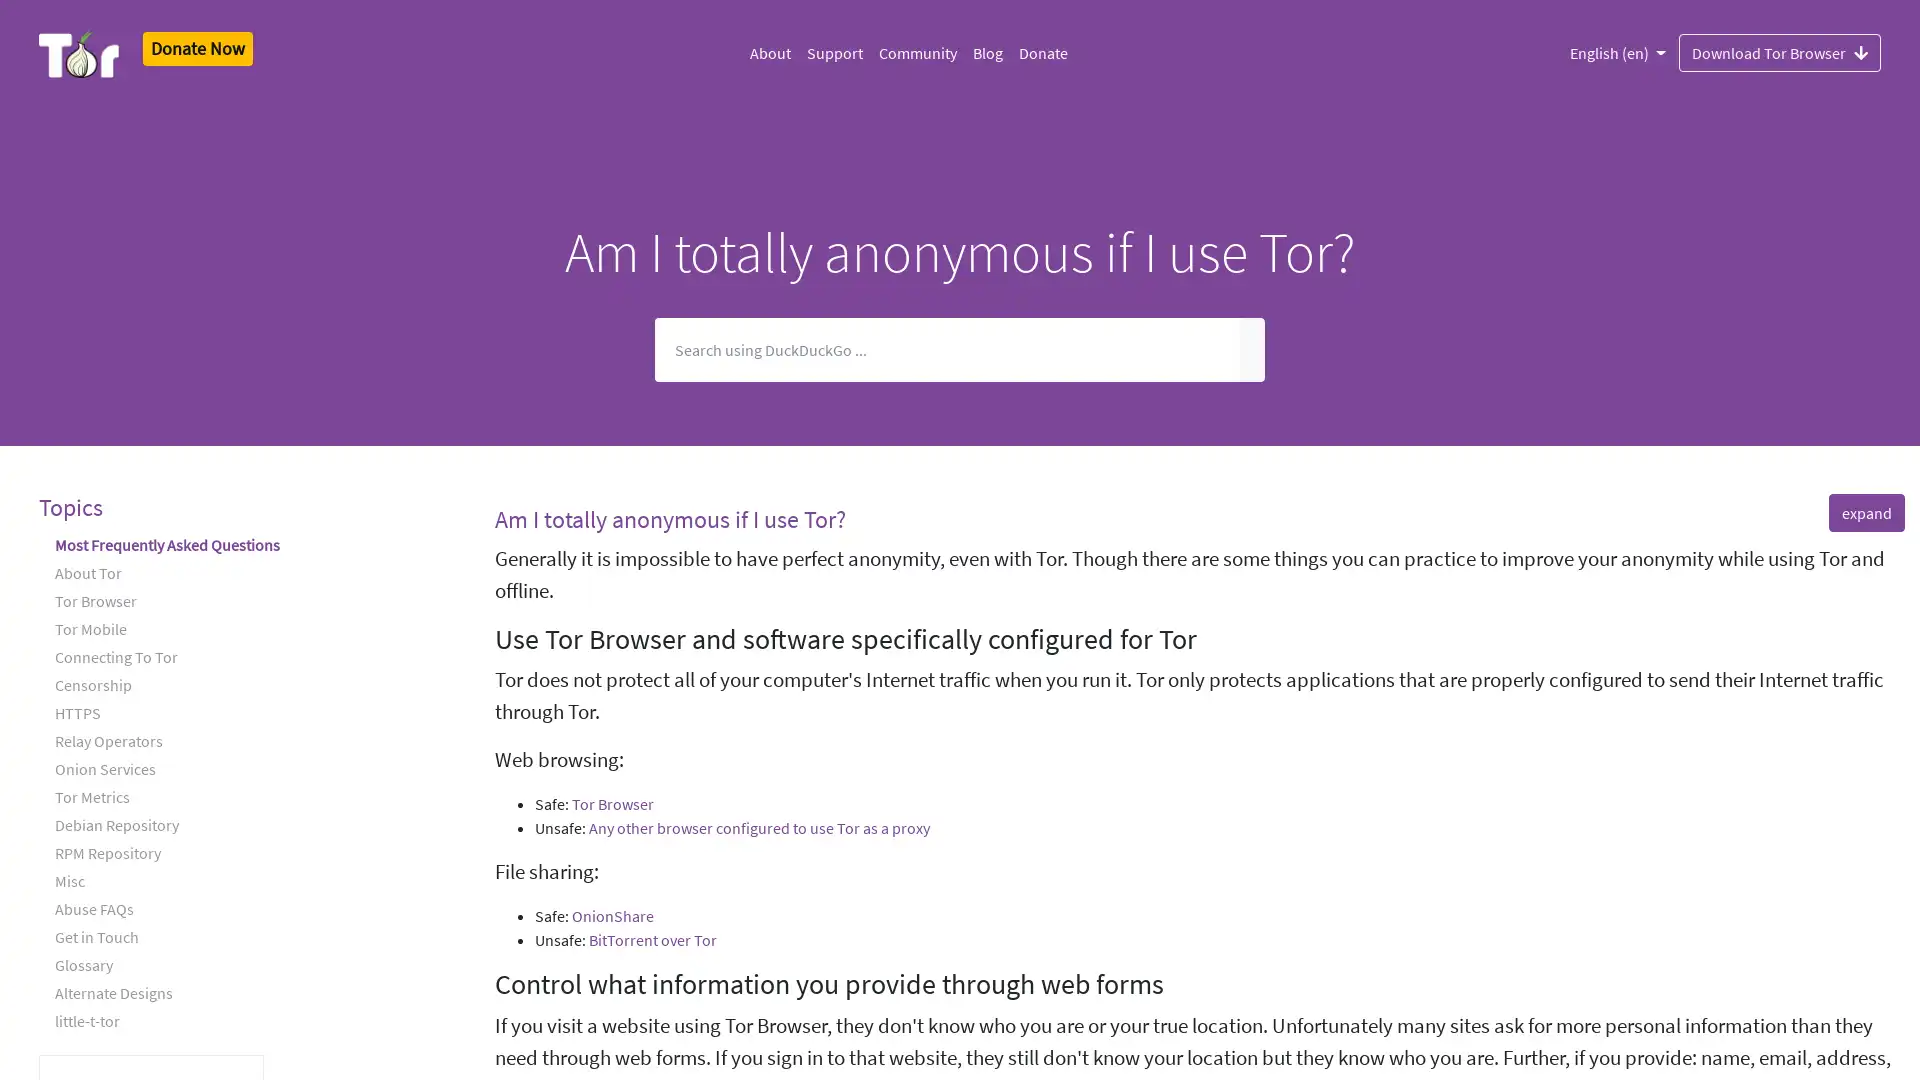  Describe the element at coordinates (247, 852) in the screenshot. I see `RPM Repository` at that location.